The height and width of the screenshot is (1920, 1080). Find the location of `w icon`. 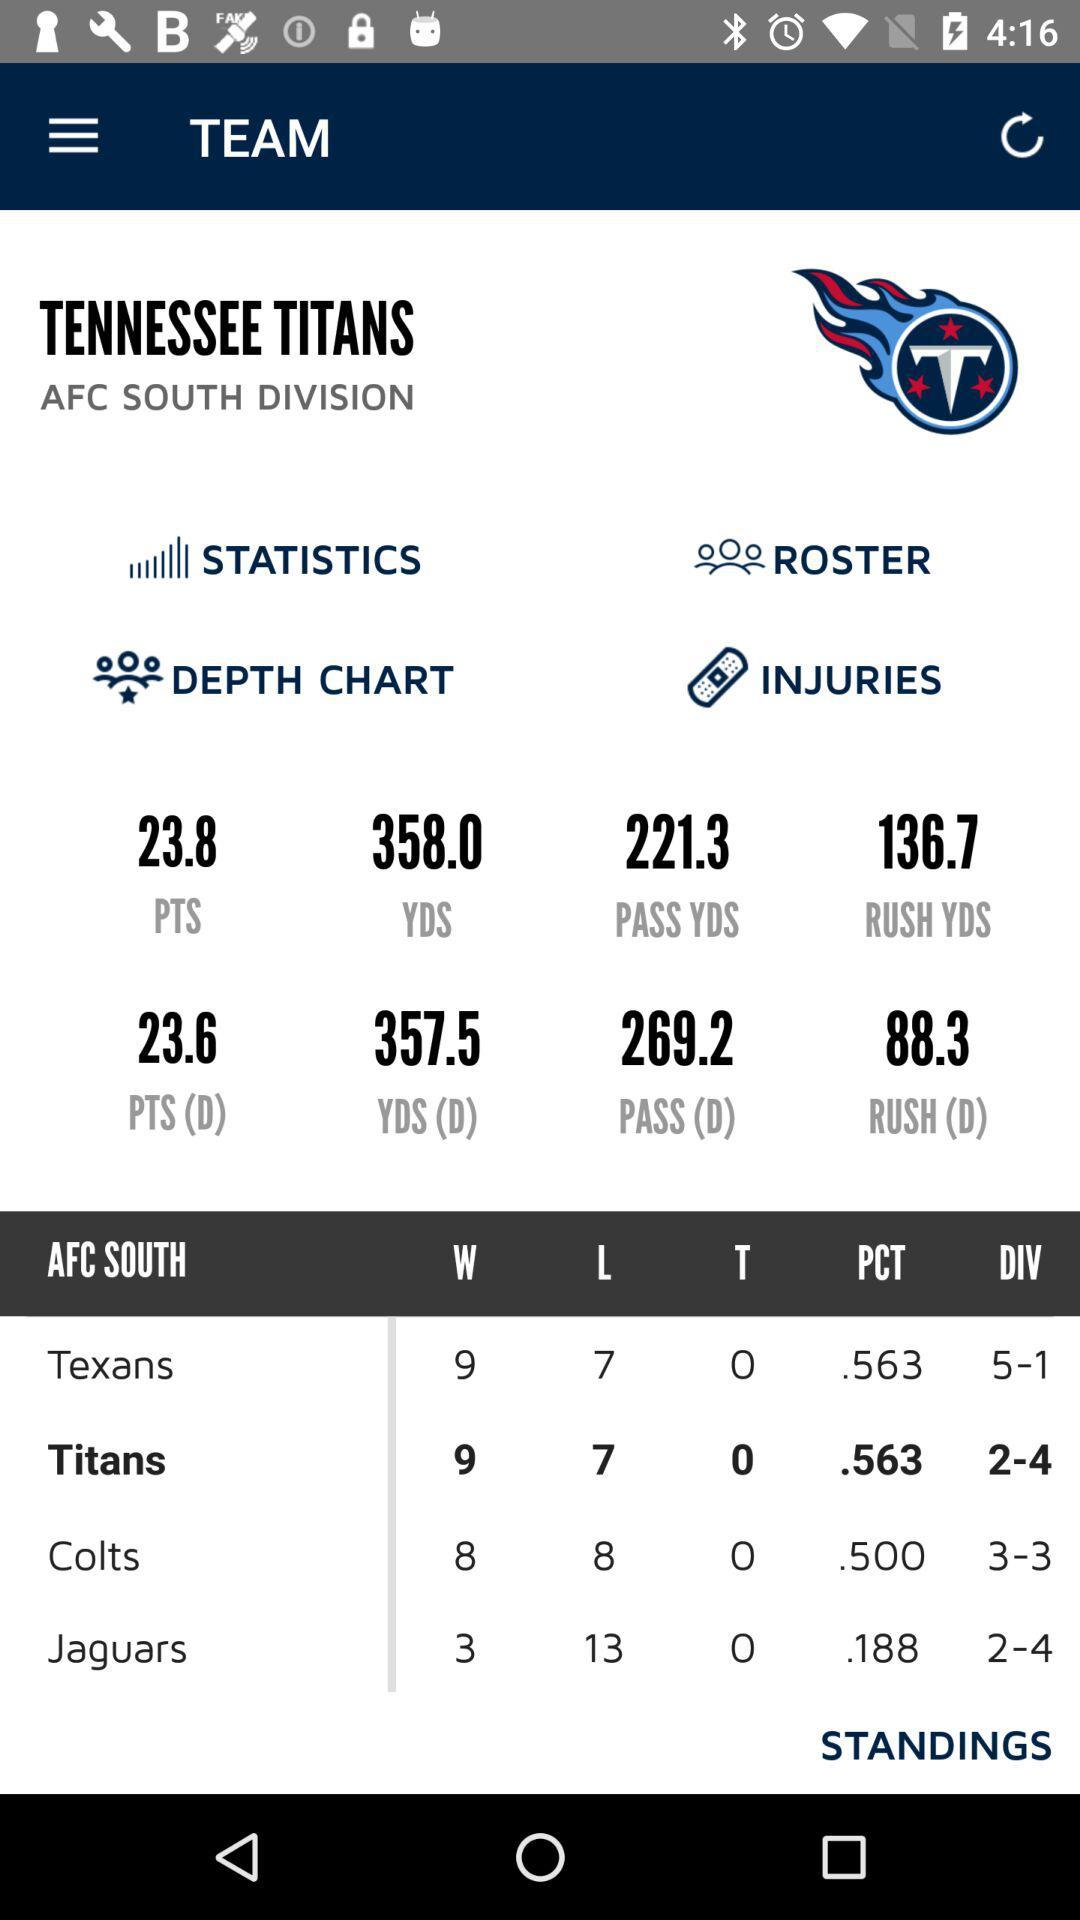

w icon is located at coordinates (465, 1262).